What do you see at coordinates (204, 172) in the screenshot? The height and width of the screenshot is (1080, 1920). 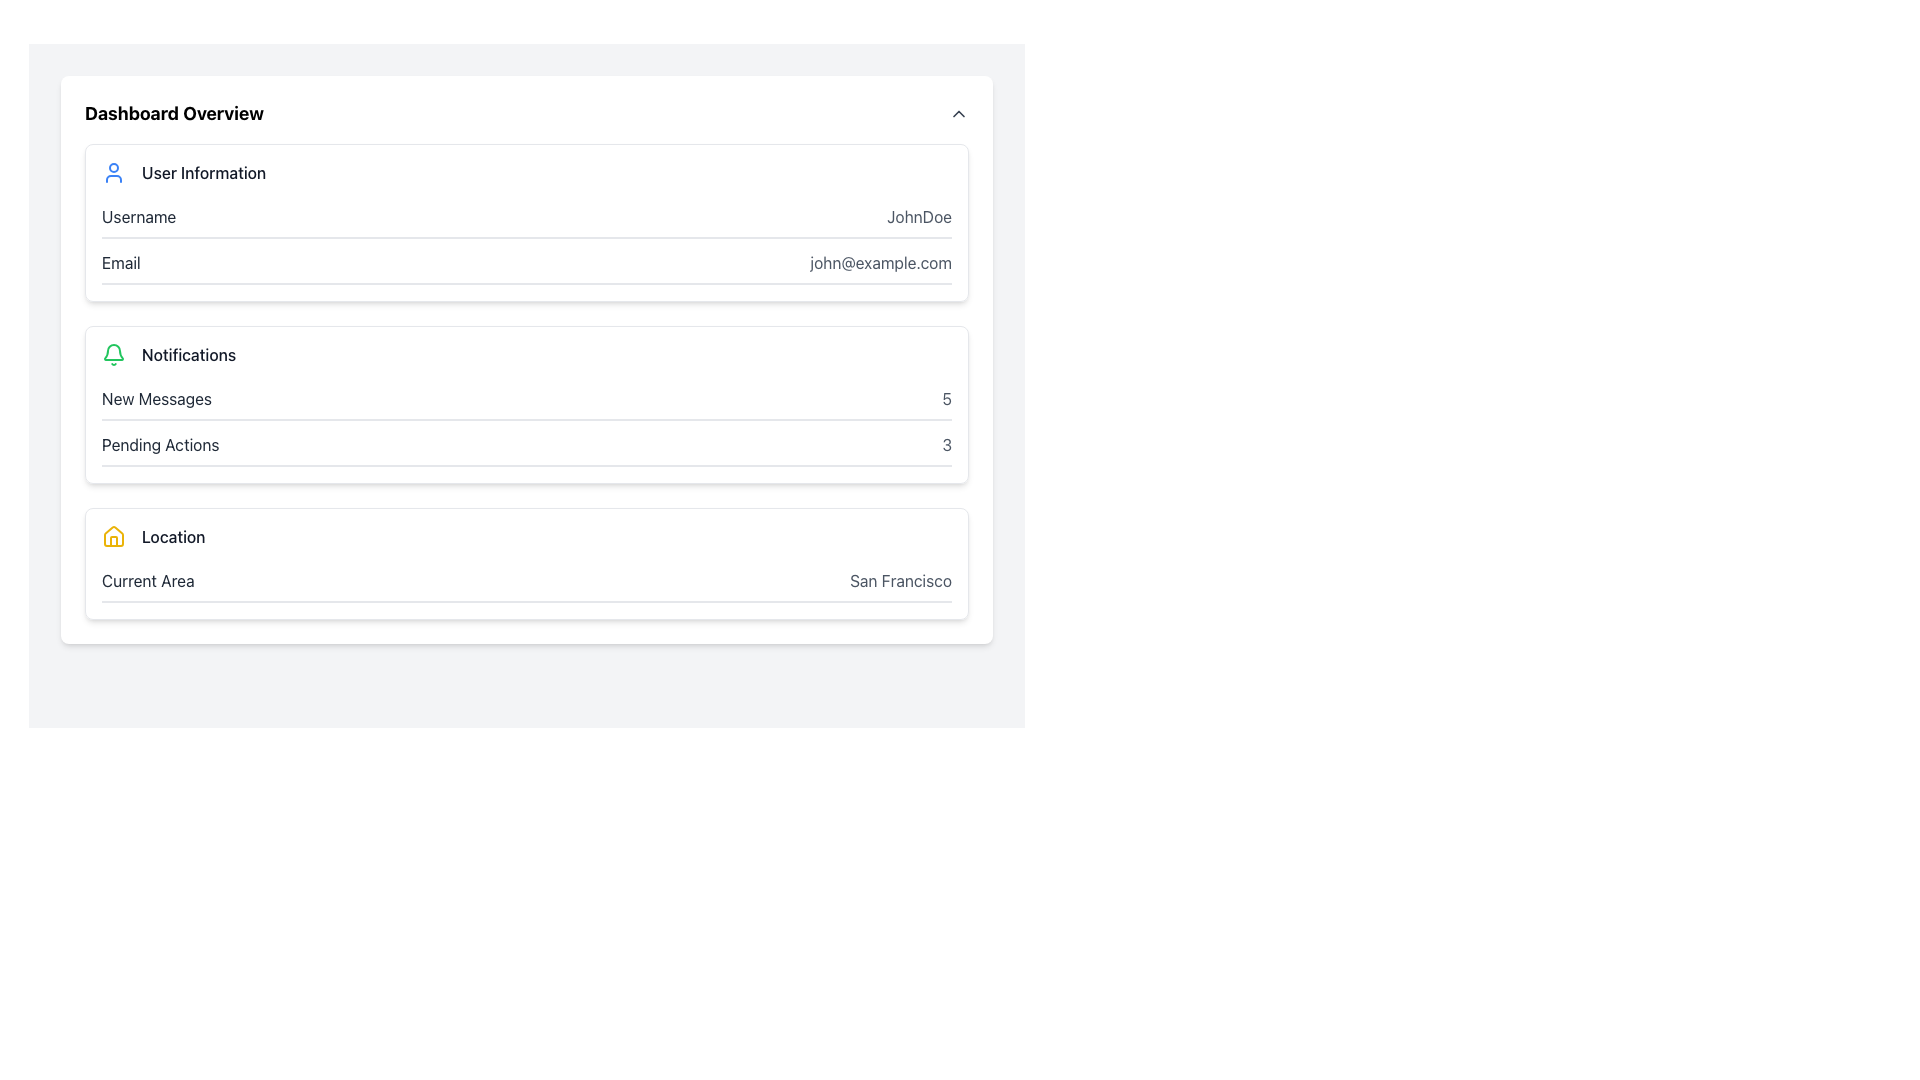 I see `the static text label displaying 'User Information' which is bold and gray-colored, located next to the user icon on the Dashboard Overview interface` at bounding box center [204, 172].